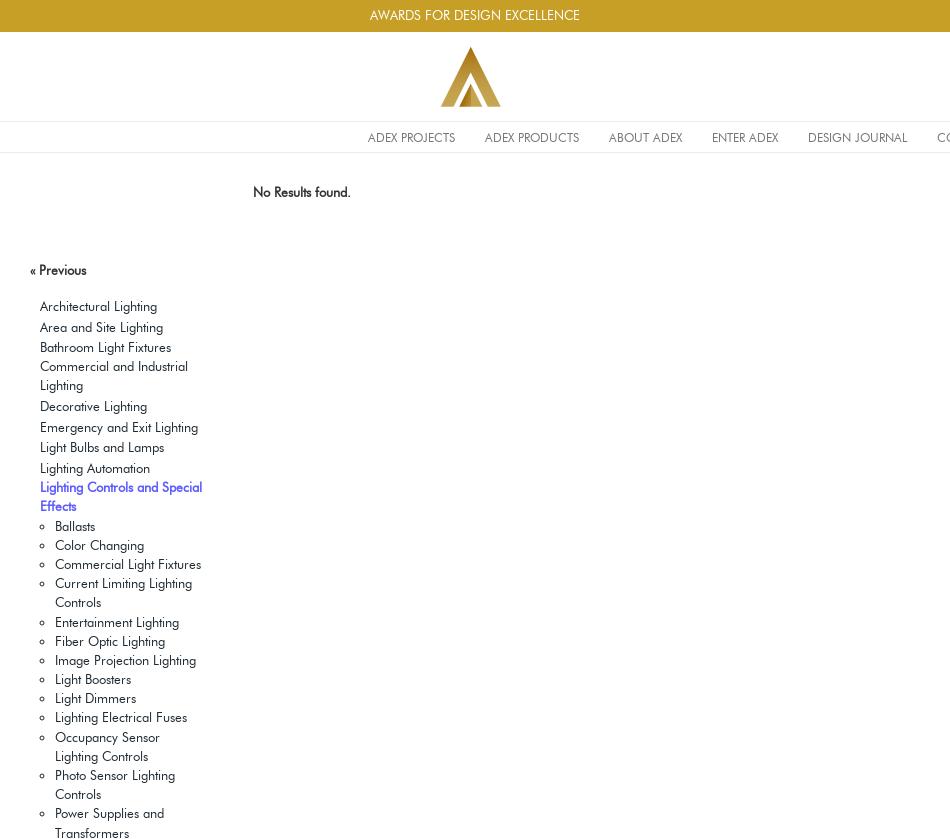 The height and width of the screenshot is (839, 950). I want to click on 'Image Projection Lighting', so click(125, 658).